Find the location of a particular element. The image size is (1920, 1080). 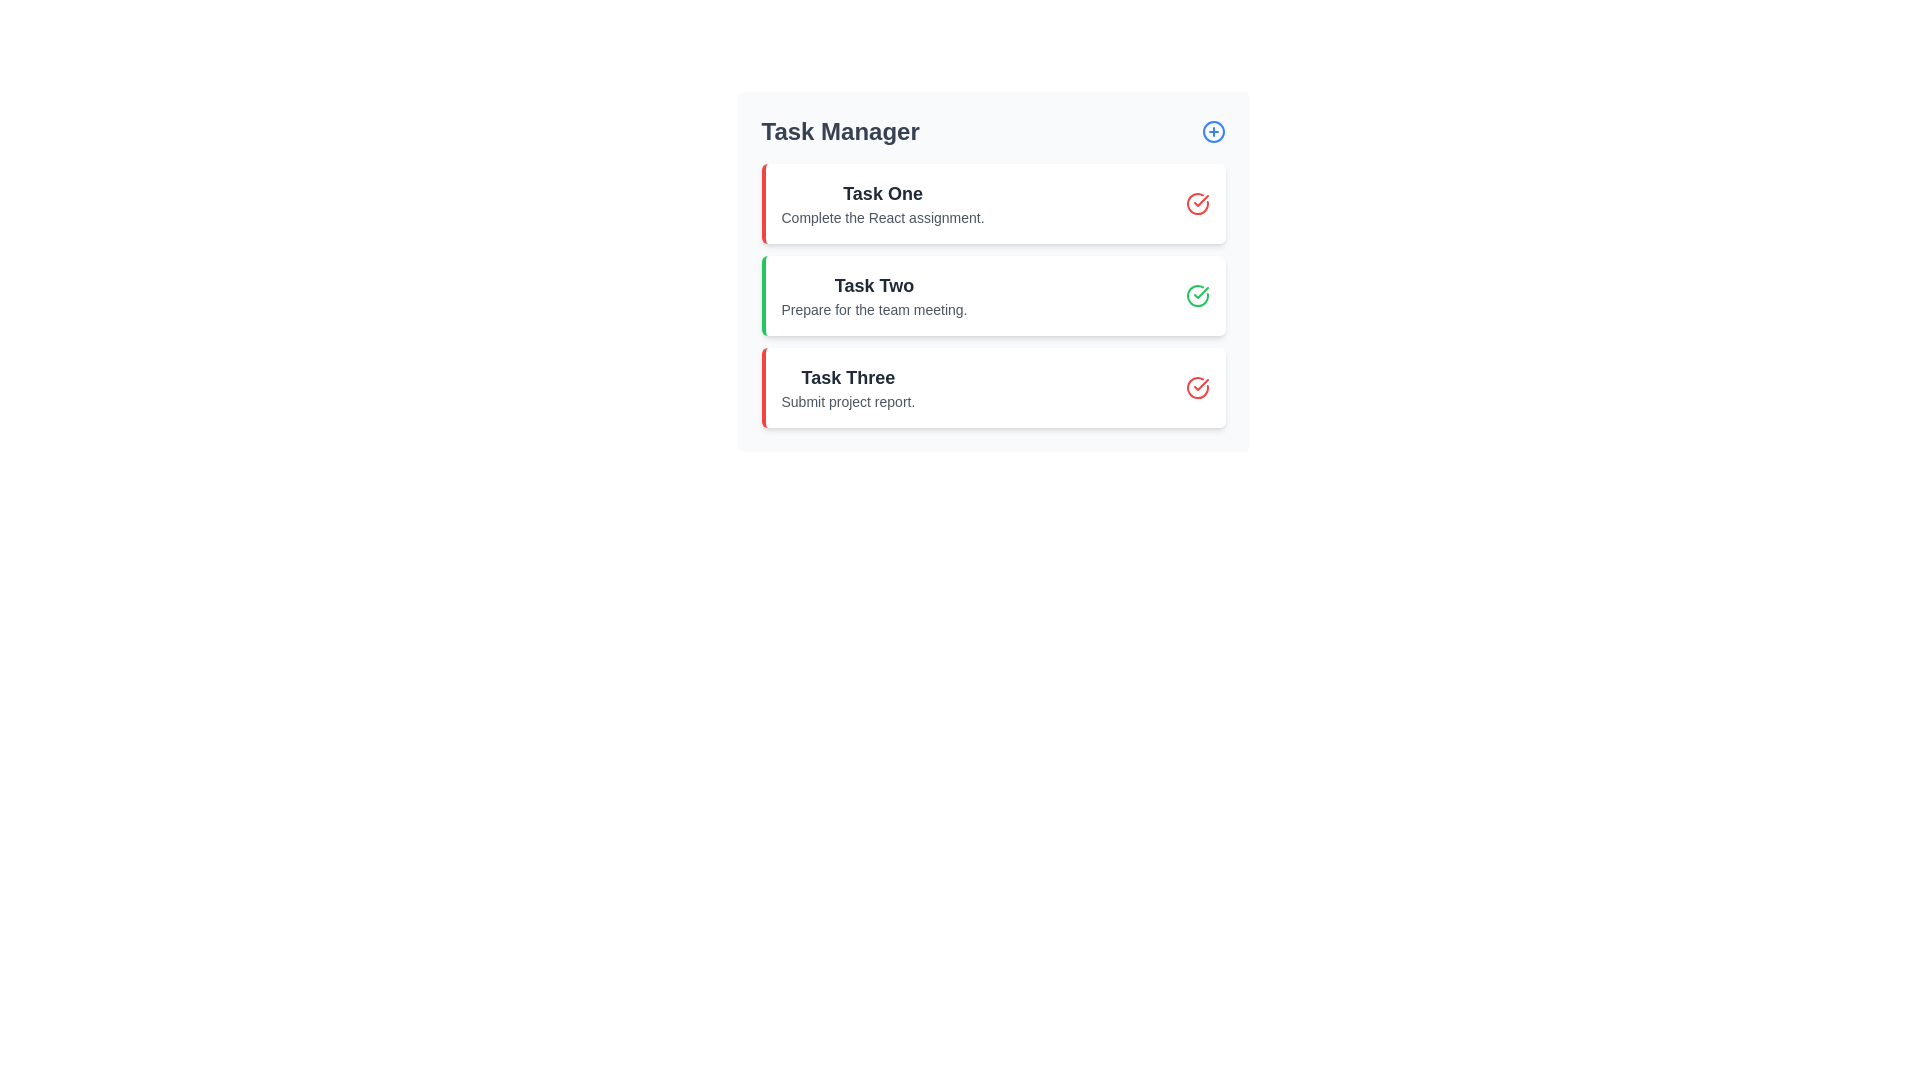

the task item labeled 'Task Two' is located at coordinates (995, 296).